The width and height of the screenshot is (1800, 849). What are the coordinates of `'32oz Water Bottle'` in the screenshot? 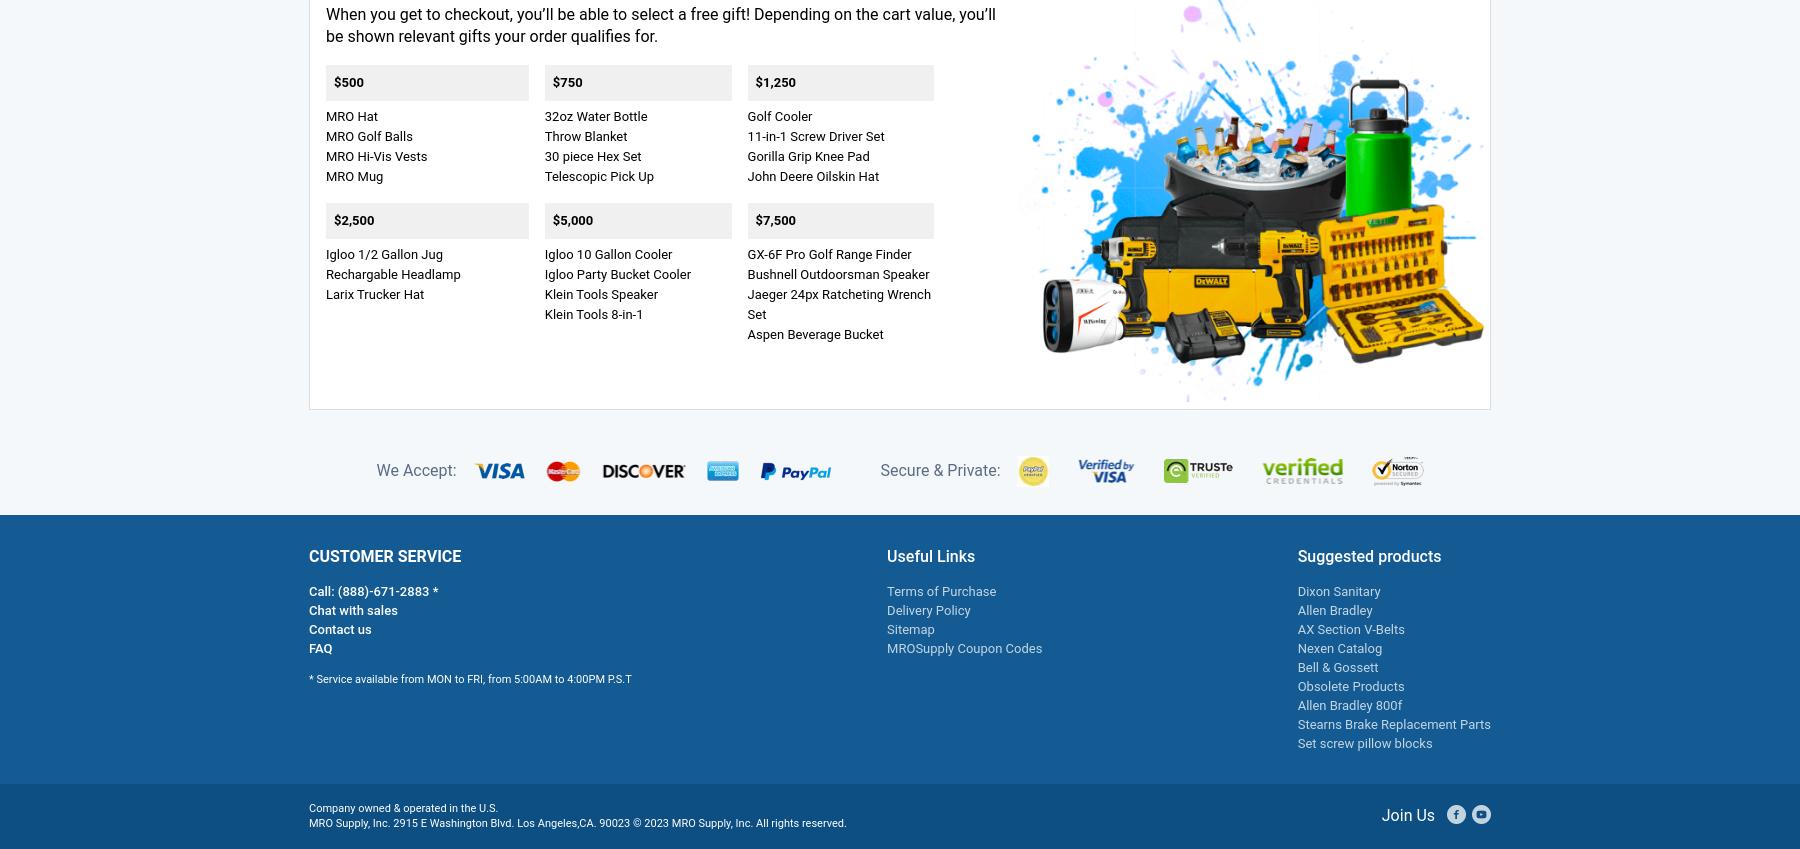 It's located at (595, 114).